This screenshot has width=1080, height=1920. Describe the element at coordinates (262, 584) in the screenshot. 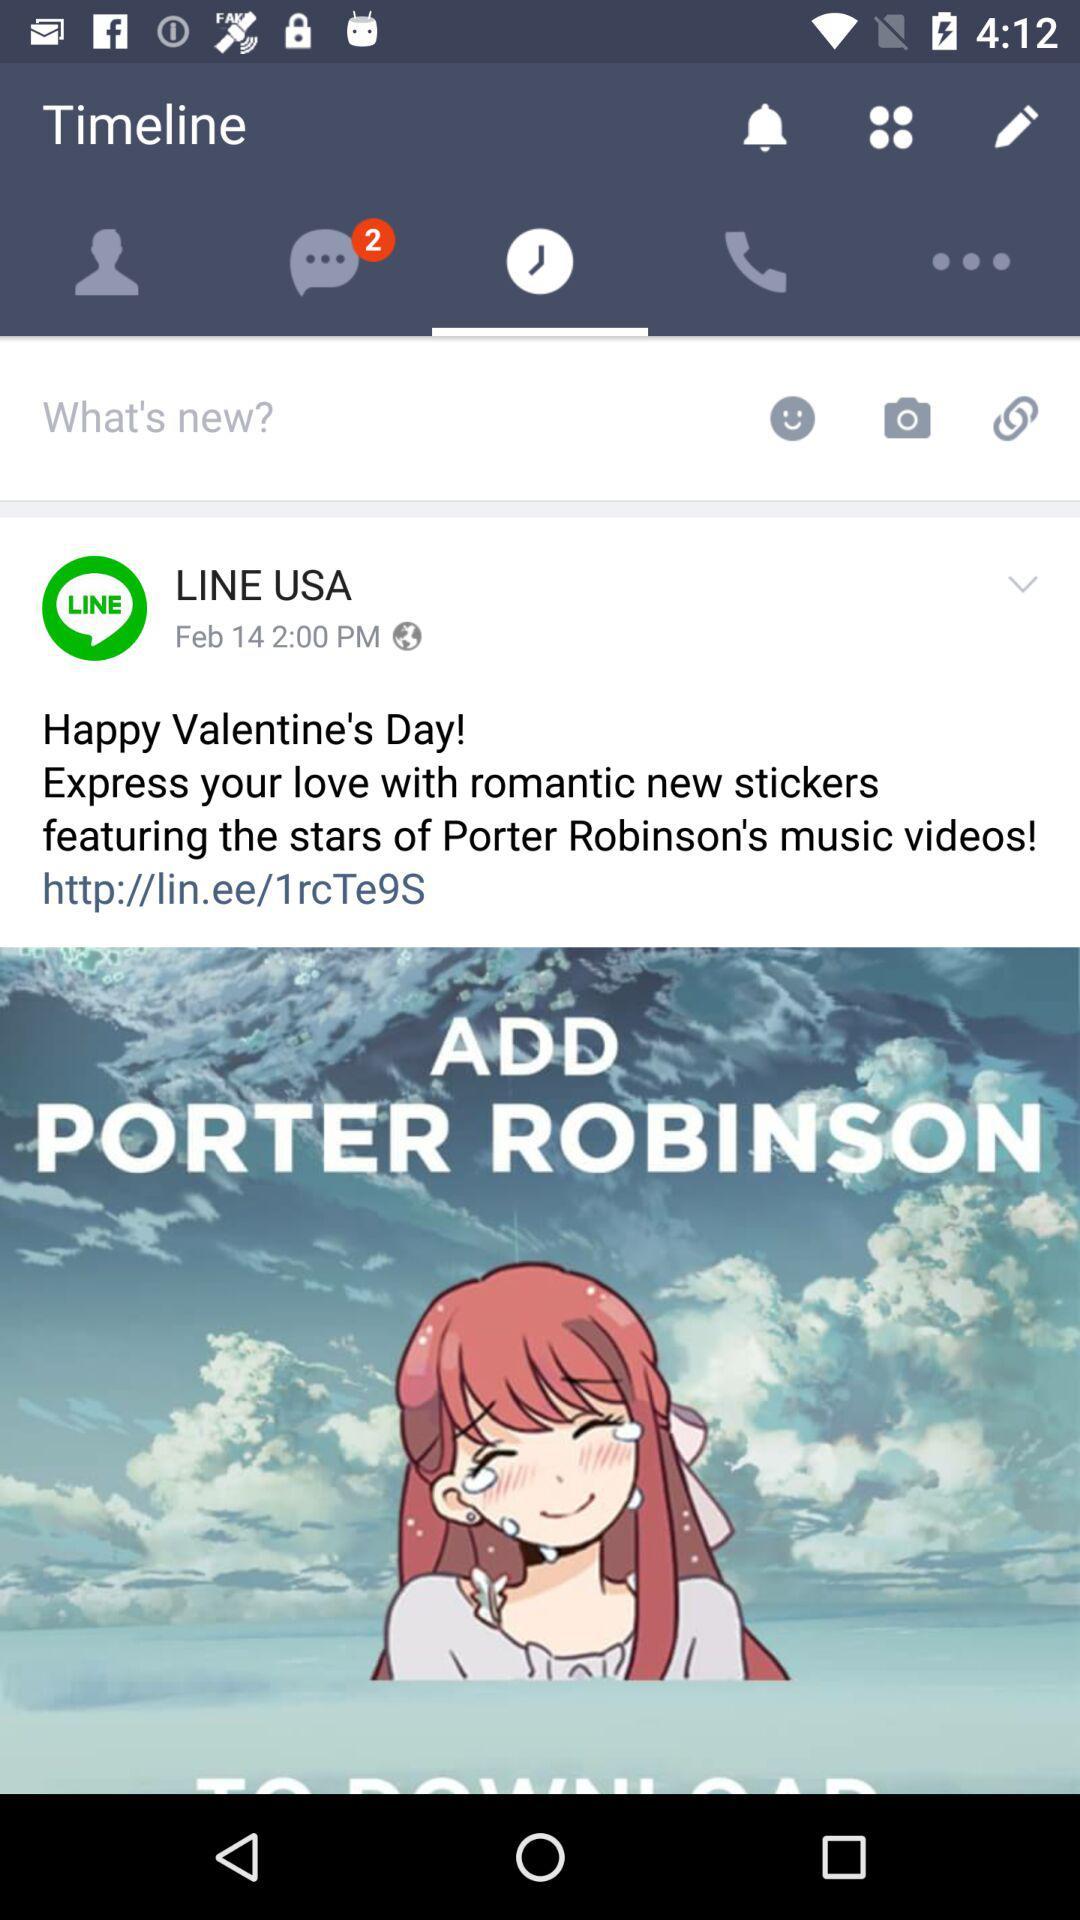

I see `line usa below whats new` at that location.